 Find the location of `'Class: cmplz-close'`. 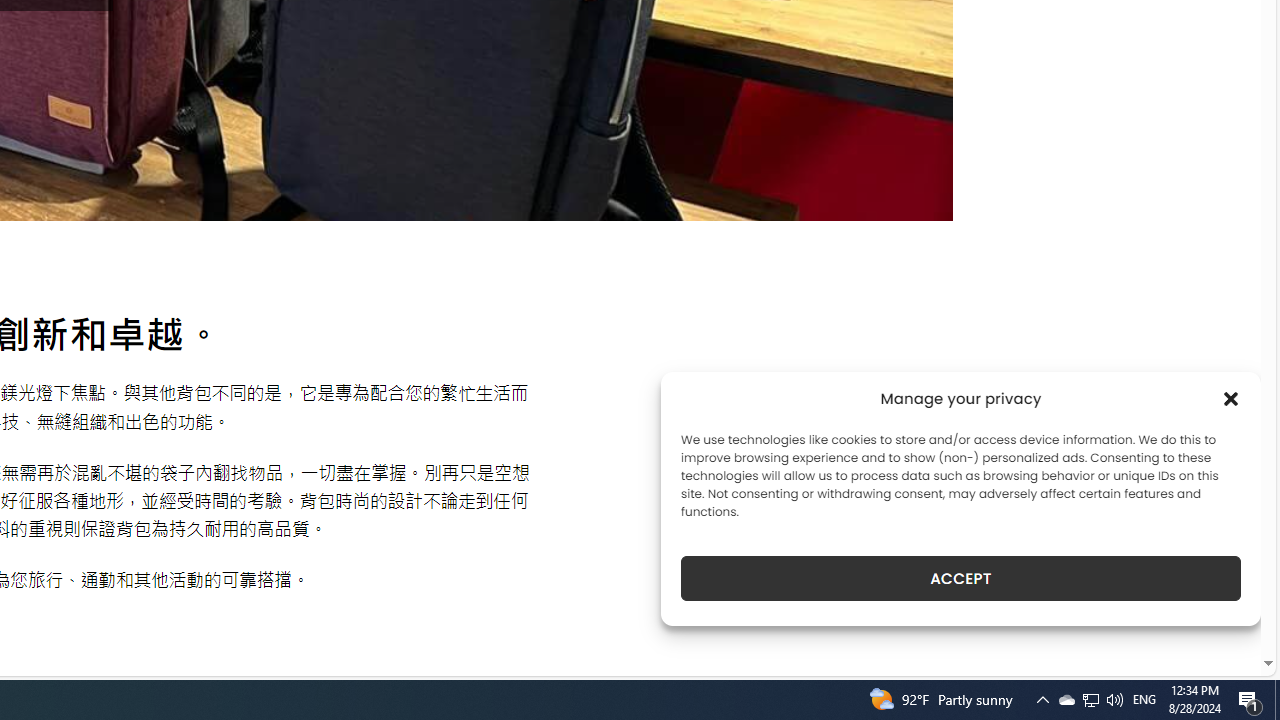

'Class: cmplz-close' is located at coordinates (1230, 398).